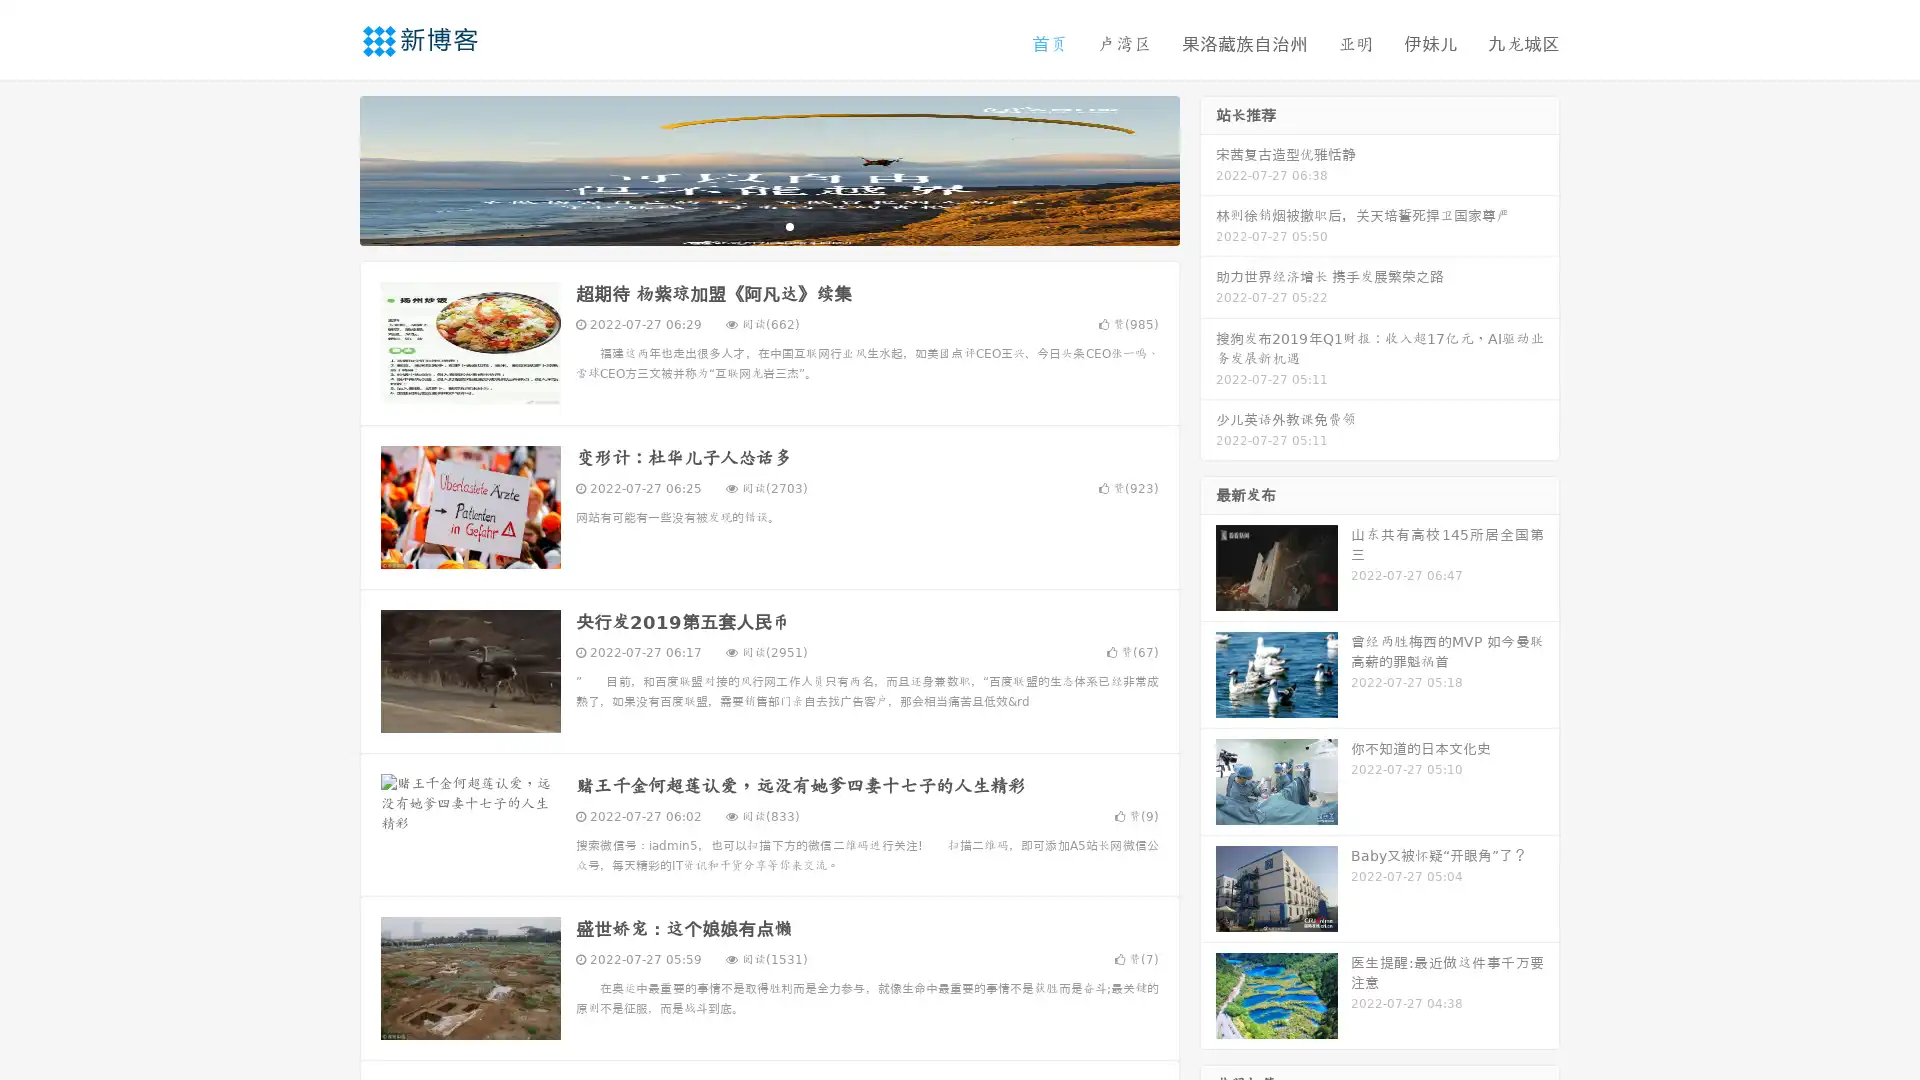 This screenshot has width=1920, height=1080. Describe the element at coordinates (330, 168) in the screenshot. I see `Previous slide` at that location.